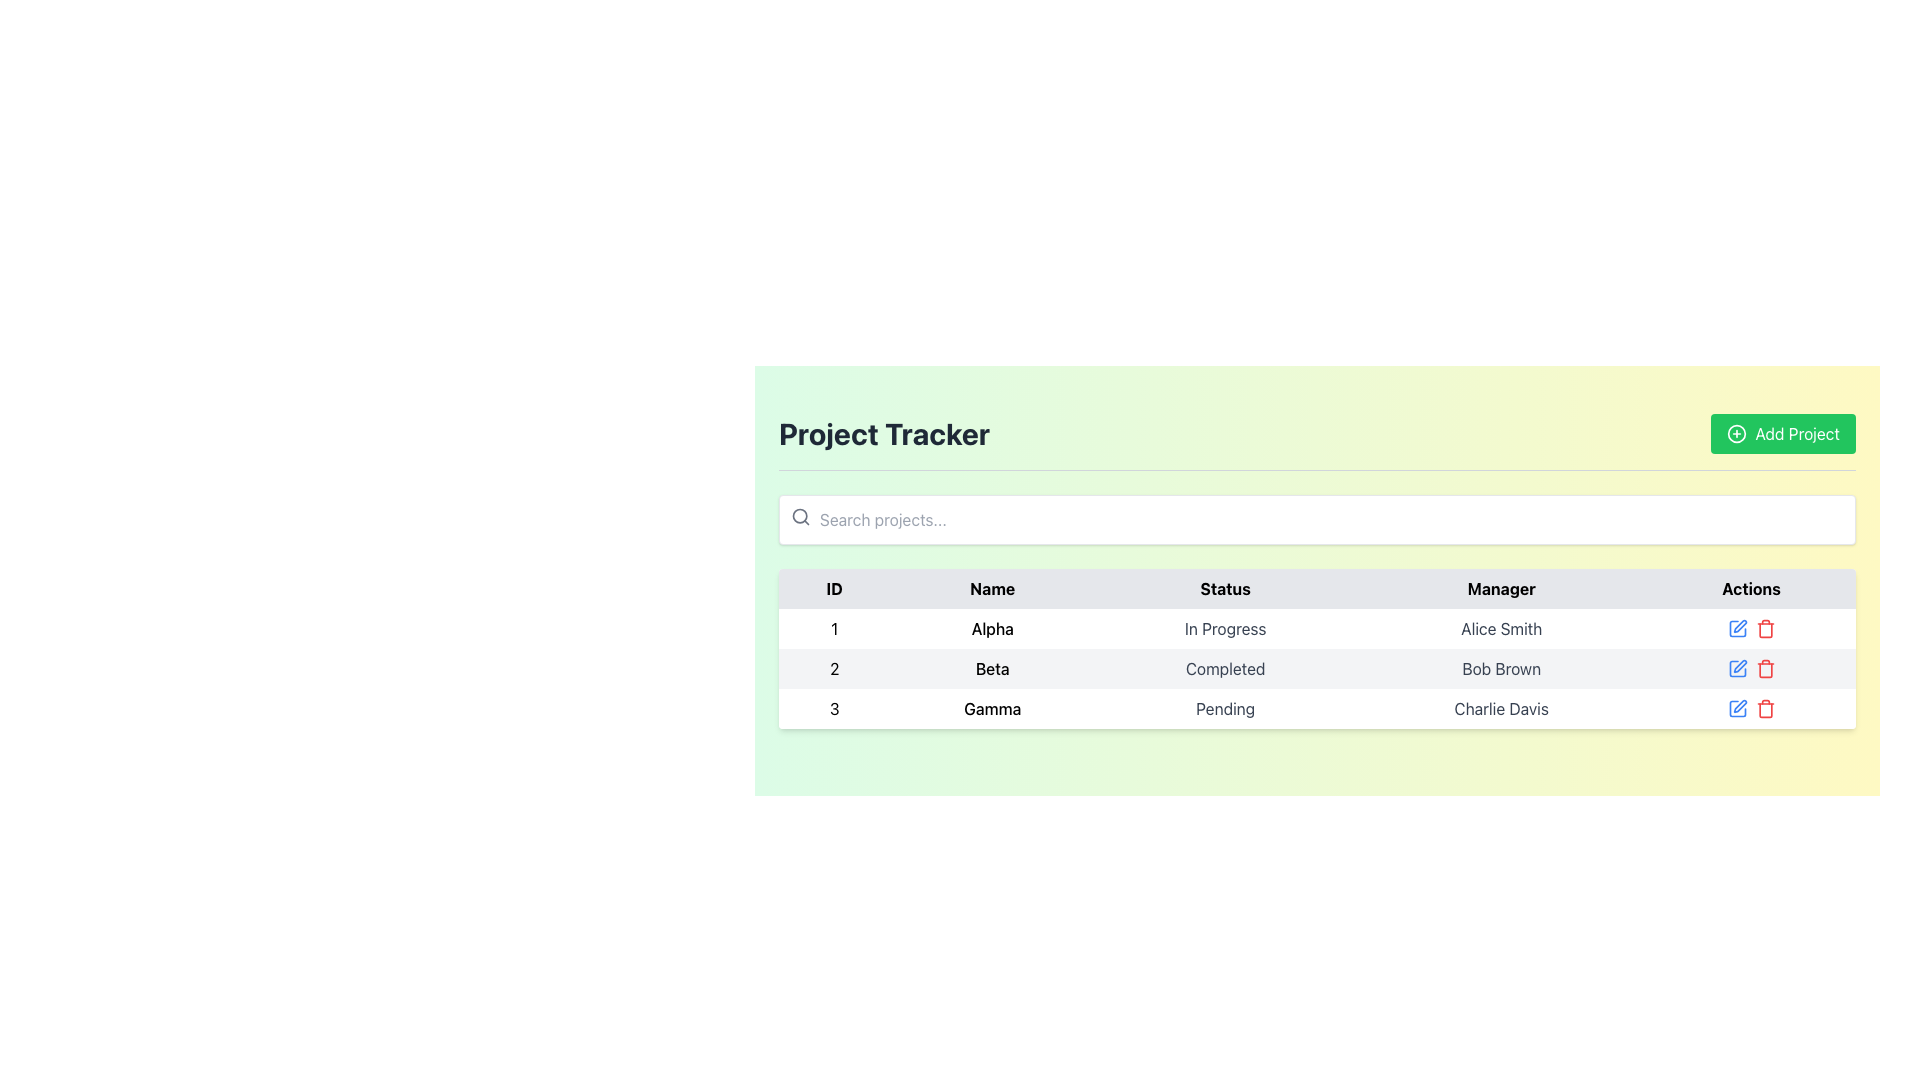  Describe the element at coordinates (1765, 627) in the screenshot. I see `the delete button located in the 'Actions' column of the third row in the 'Project Tracker' table, situated` at that location.